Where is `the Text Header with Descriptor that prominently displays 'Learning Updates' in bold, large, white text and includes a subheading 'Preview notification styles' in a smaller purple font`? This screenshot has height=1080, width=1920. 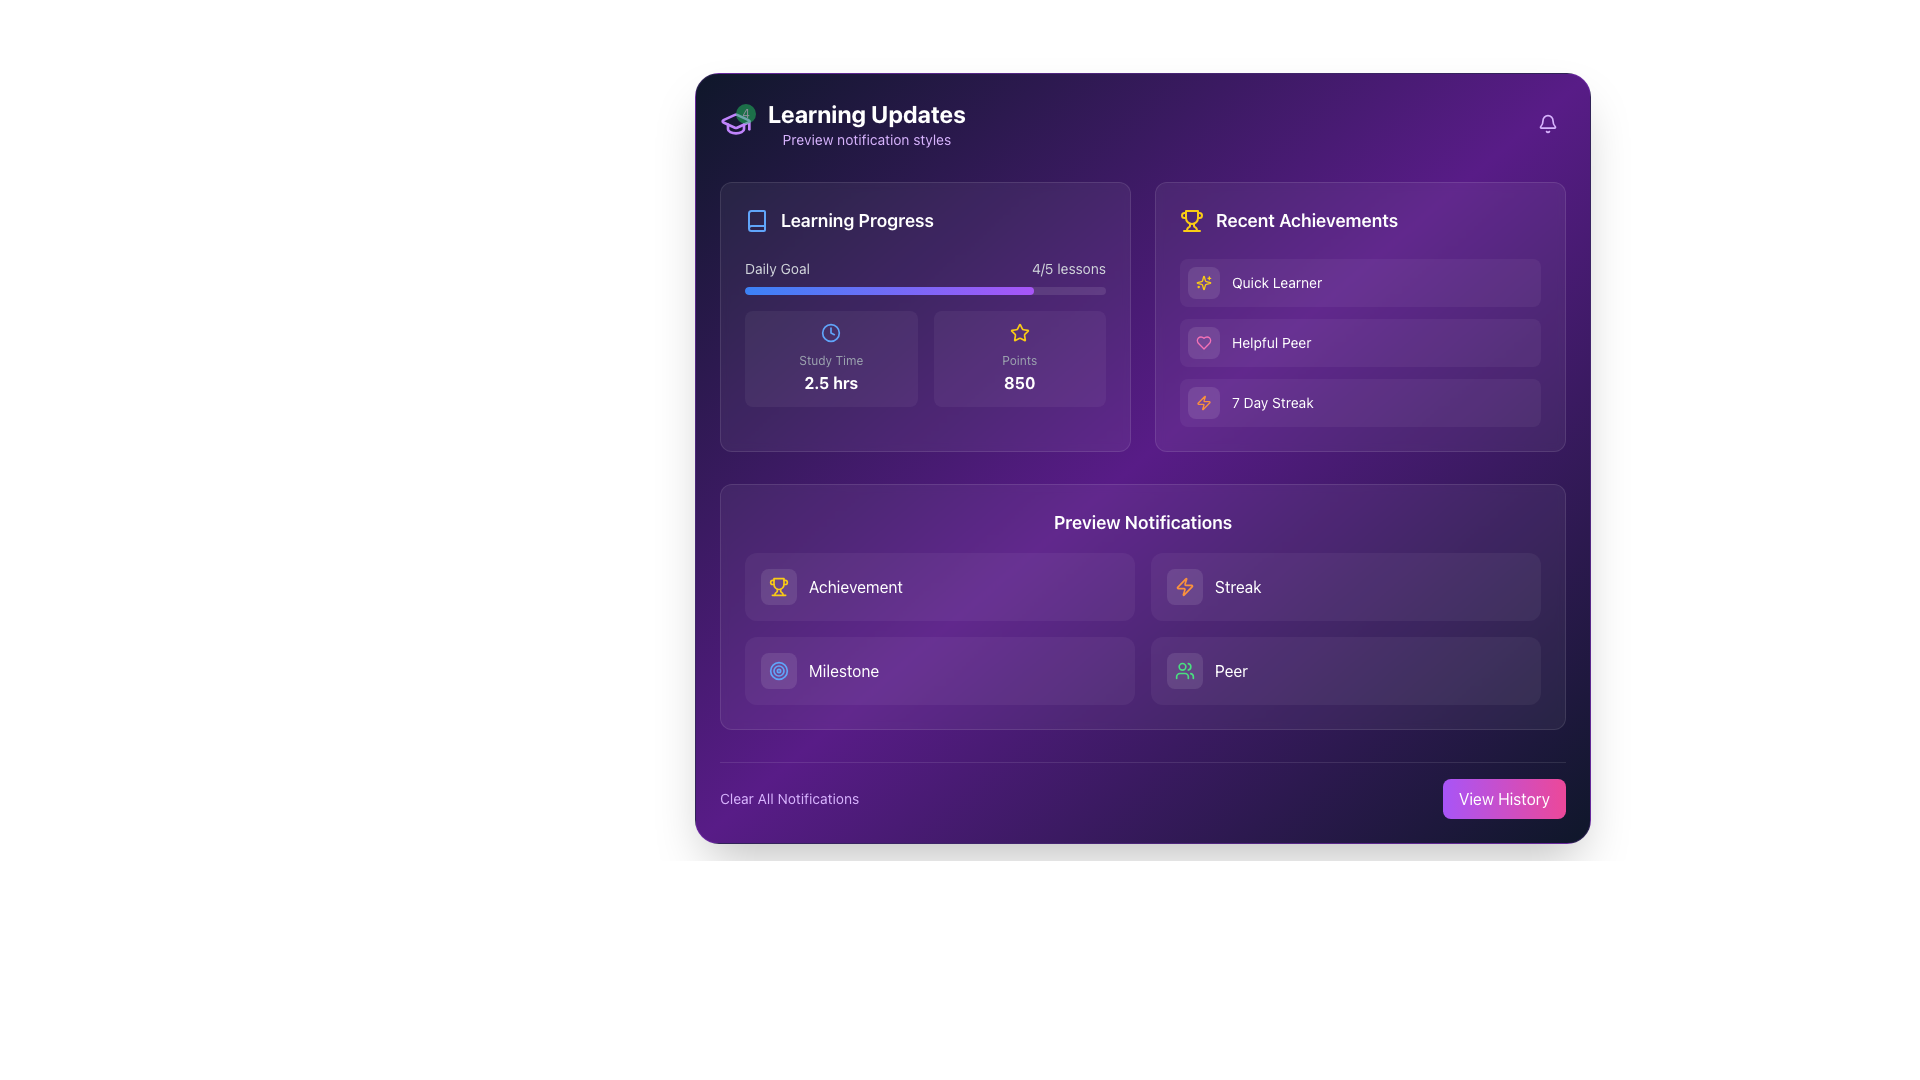
the Text Header with Descriptor that prominently displays 'Learning Updates' in bold, large, white text and includes a subheading 'Preview notification styles' in a smaller purple font is located at coordinates (866, 123).